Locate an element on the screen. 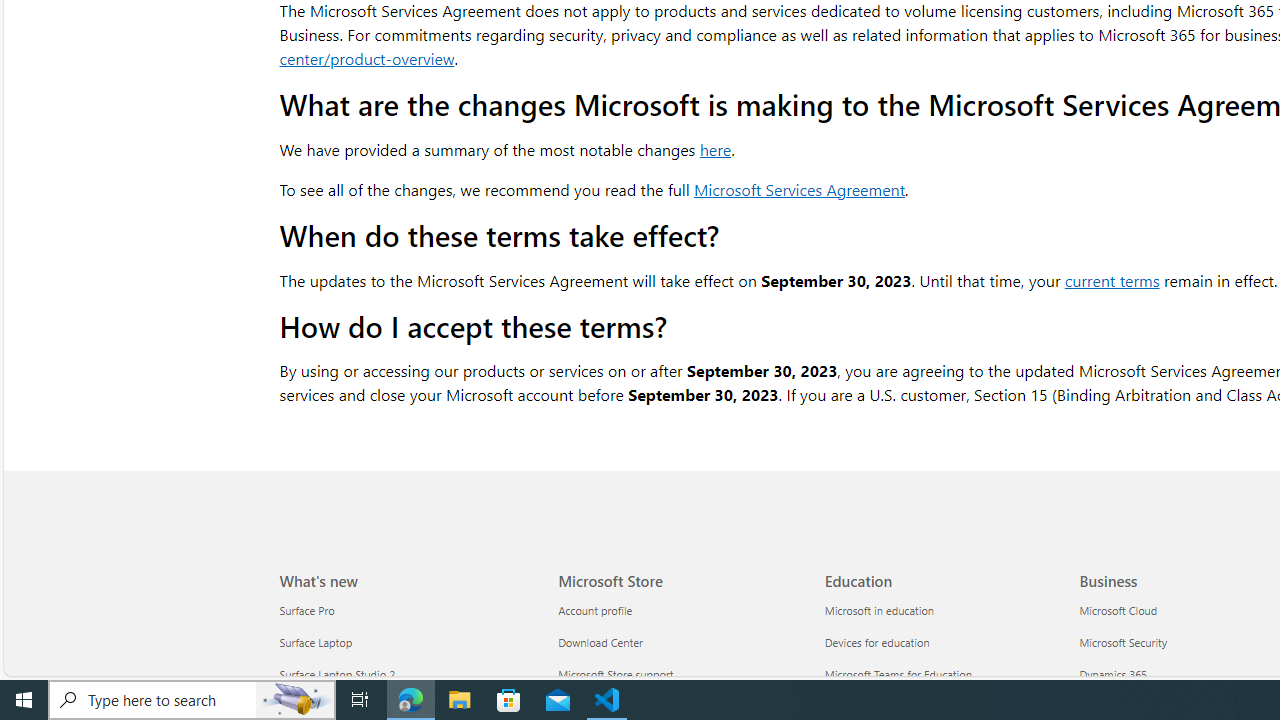 Image resolution: width=1280 pixels, height=720 pixels. 'Account profile' is located at coordinates (679, 610).